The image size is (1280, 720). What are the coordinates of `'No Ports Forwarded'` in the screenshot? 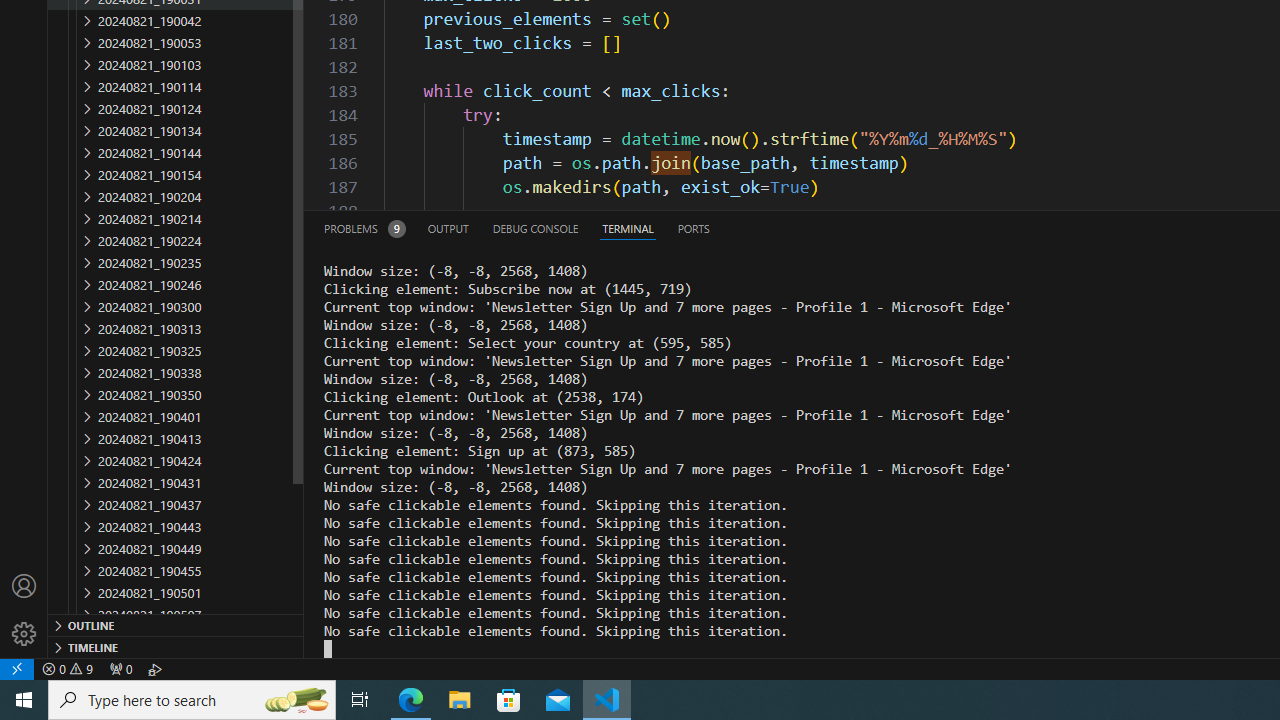 It's located at (119, 668).